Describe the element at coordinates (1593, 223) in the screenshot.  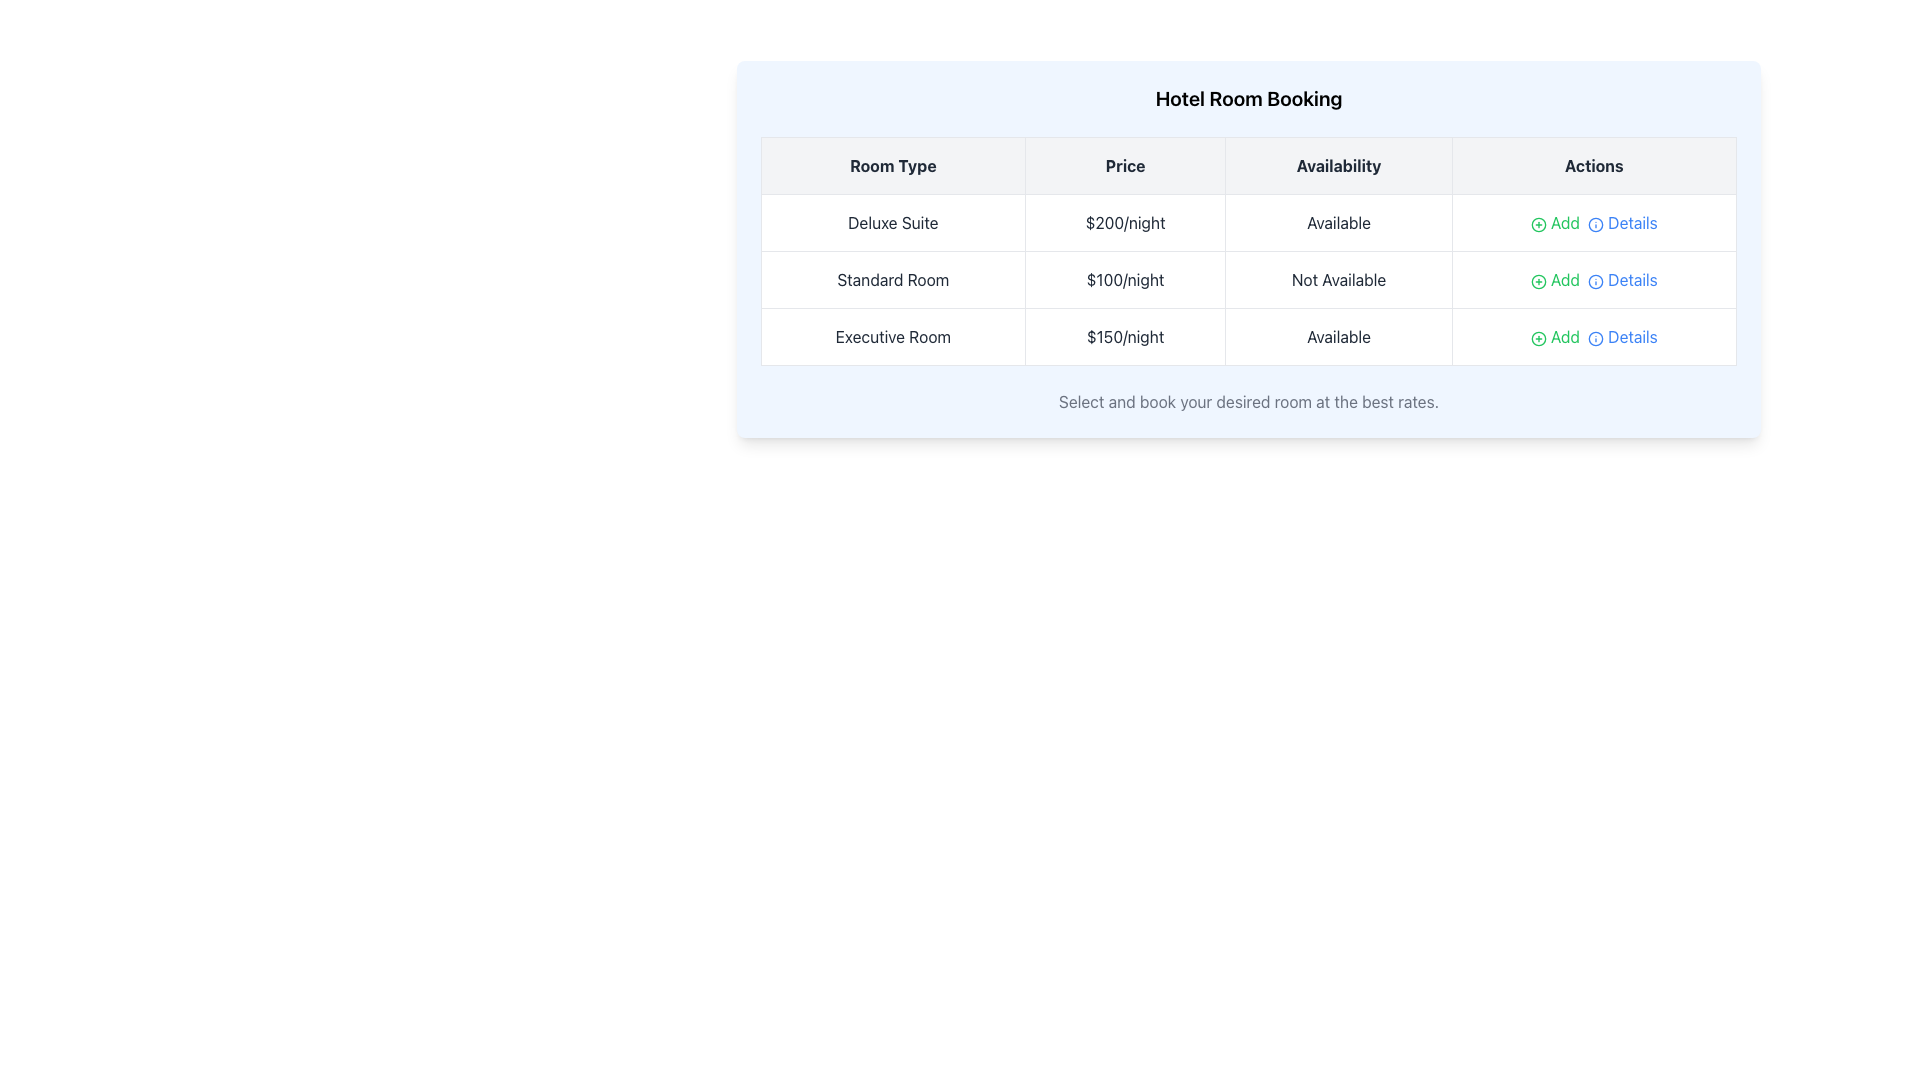
I see `the interactive grouped button with 'Add' and 'Details' labels located in the 'Actions' column of the first row of the table for the 'Deluxe Suite' entry` at that location.